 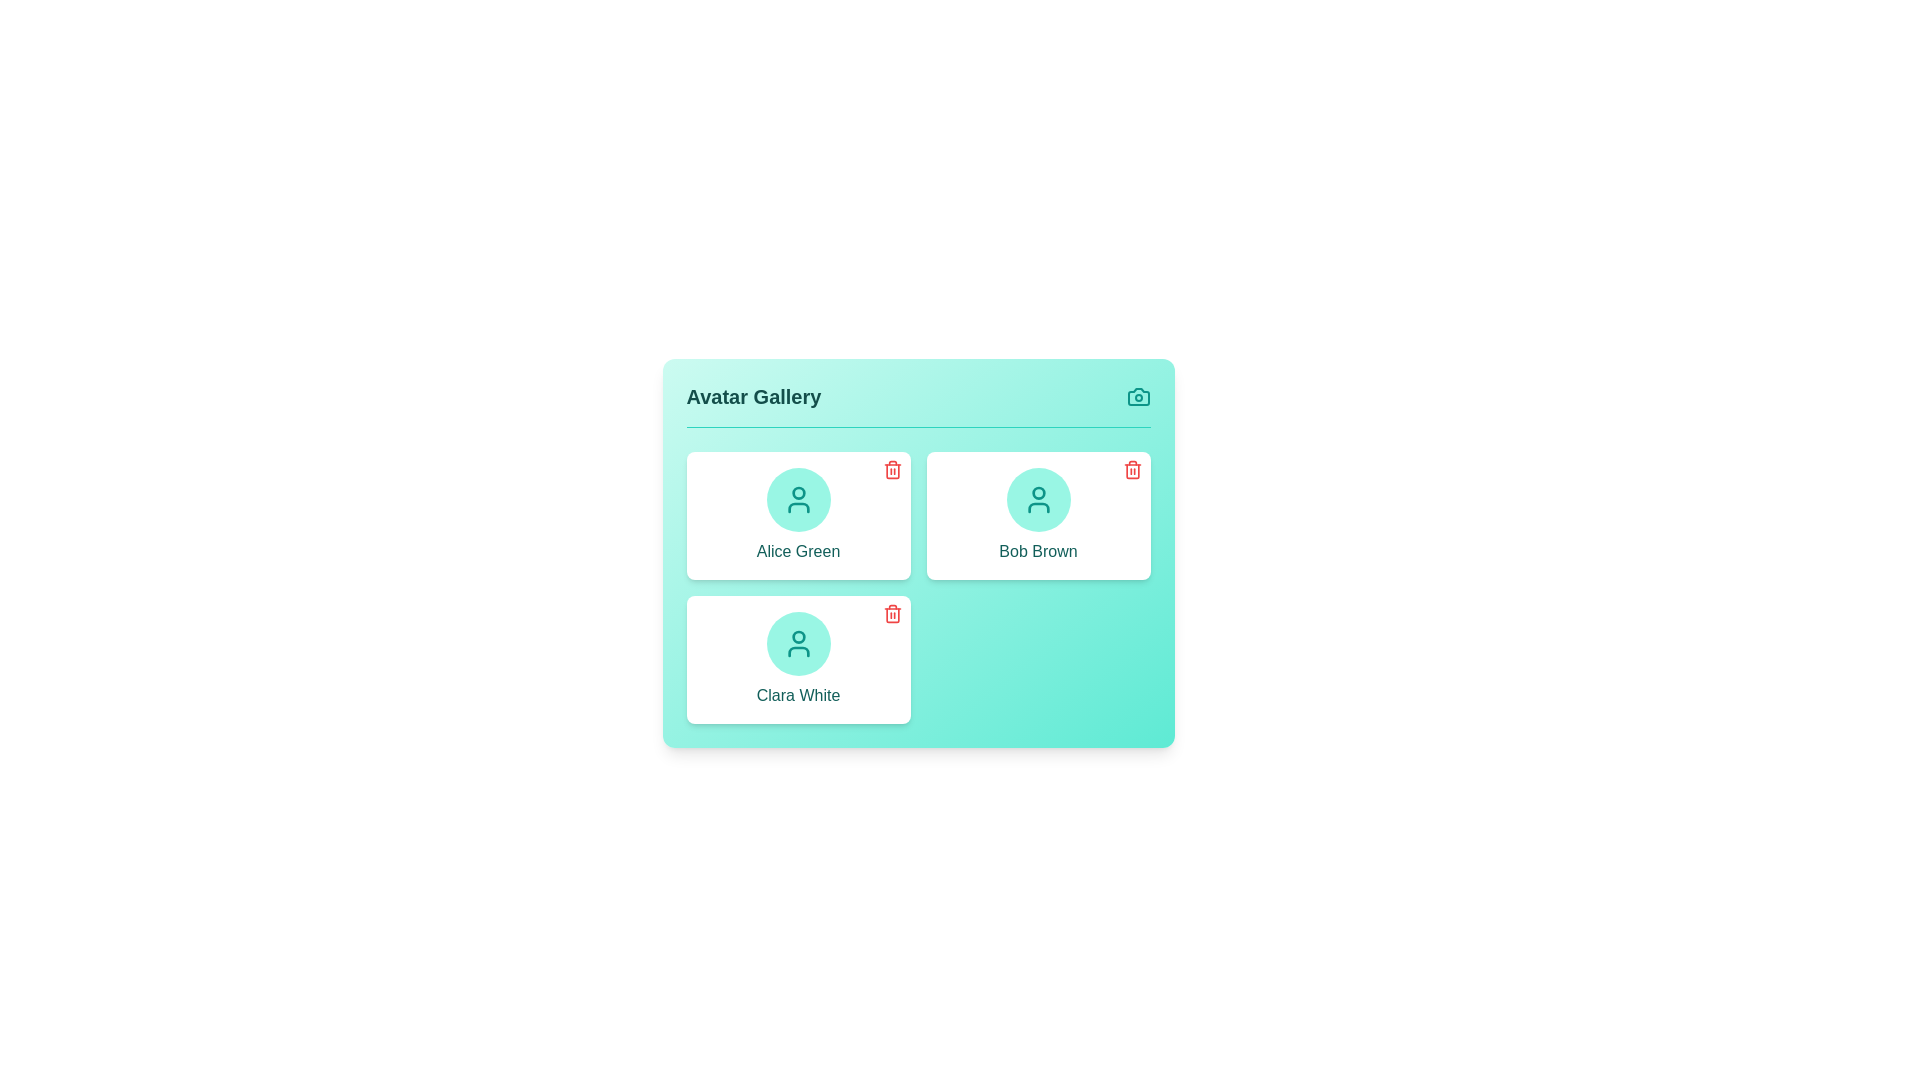 I want to click on the text label that identifies the avatar in the first card from the left on the top row of the avatar card grid, so click(x=797, y=551).